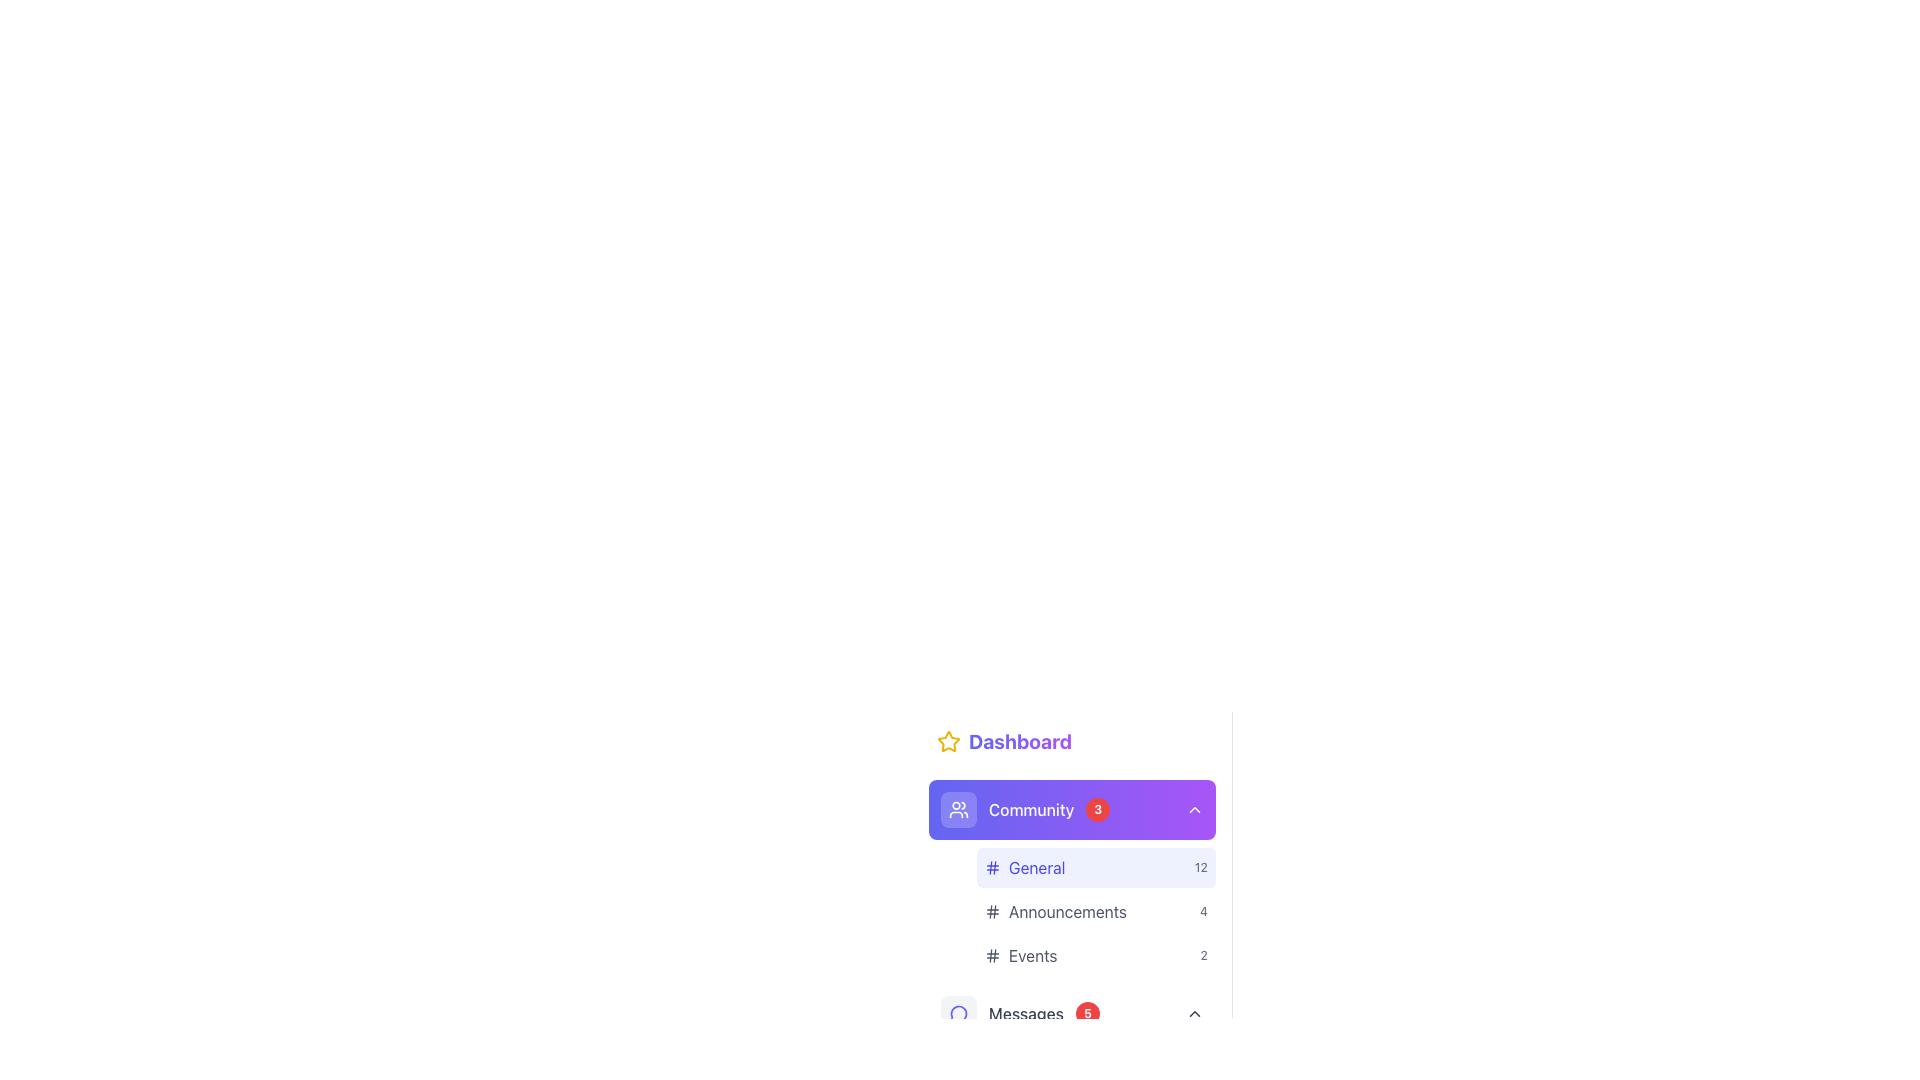 This screenshot has height=1080, width=1920. Describe the element at coordinates (1020, 1014) in the screenshot. I see `the Menu item with notification badge that links to the 'Messages' section` at that location.